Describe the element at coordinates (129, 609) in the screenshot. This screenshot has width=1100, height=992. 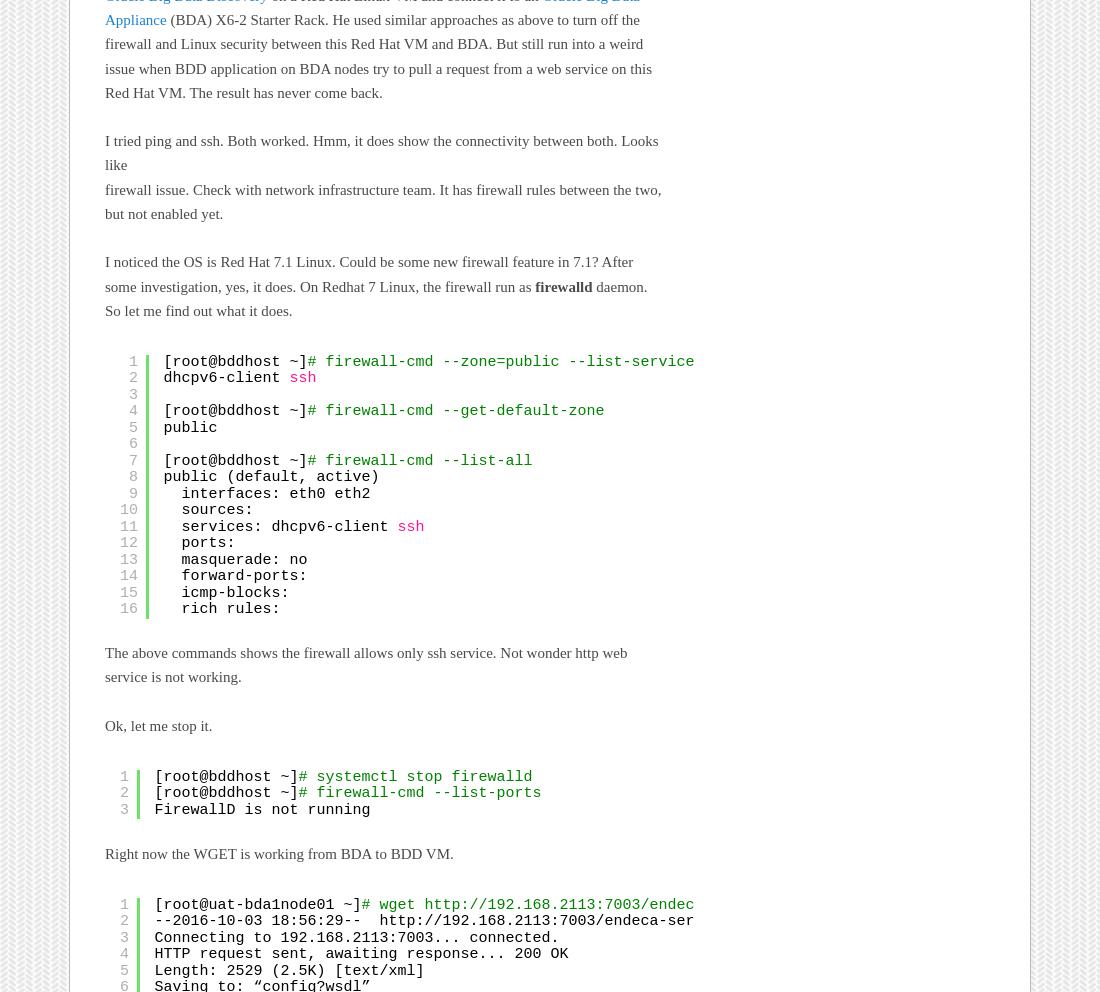
I see `'16'` at that location.